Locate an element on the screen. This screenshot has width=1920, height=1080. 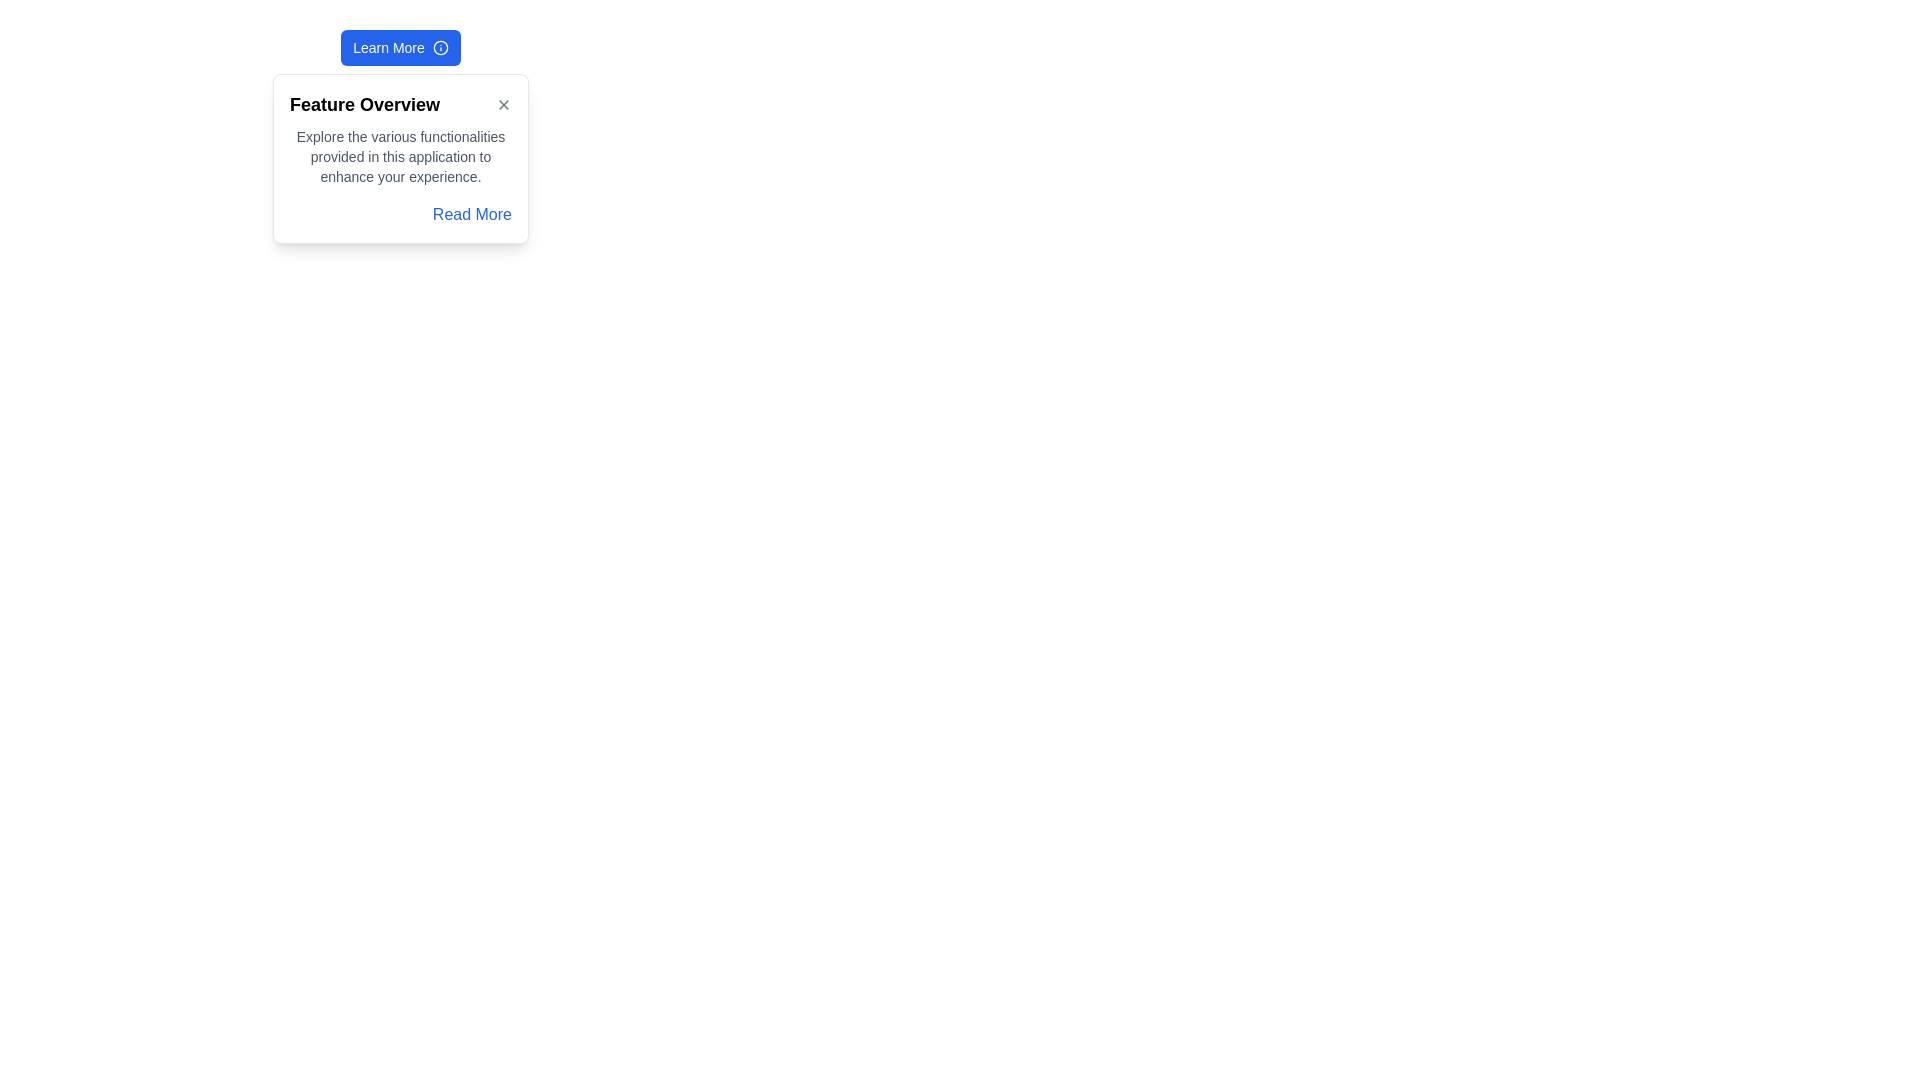
the close icon button located at the top right corner of the 'Feature Overview' box is located at coordinates (504, 104).